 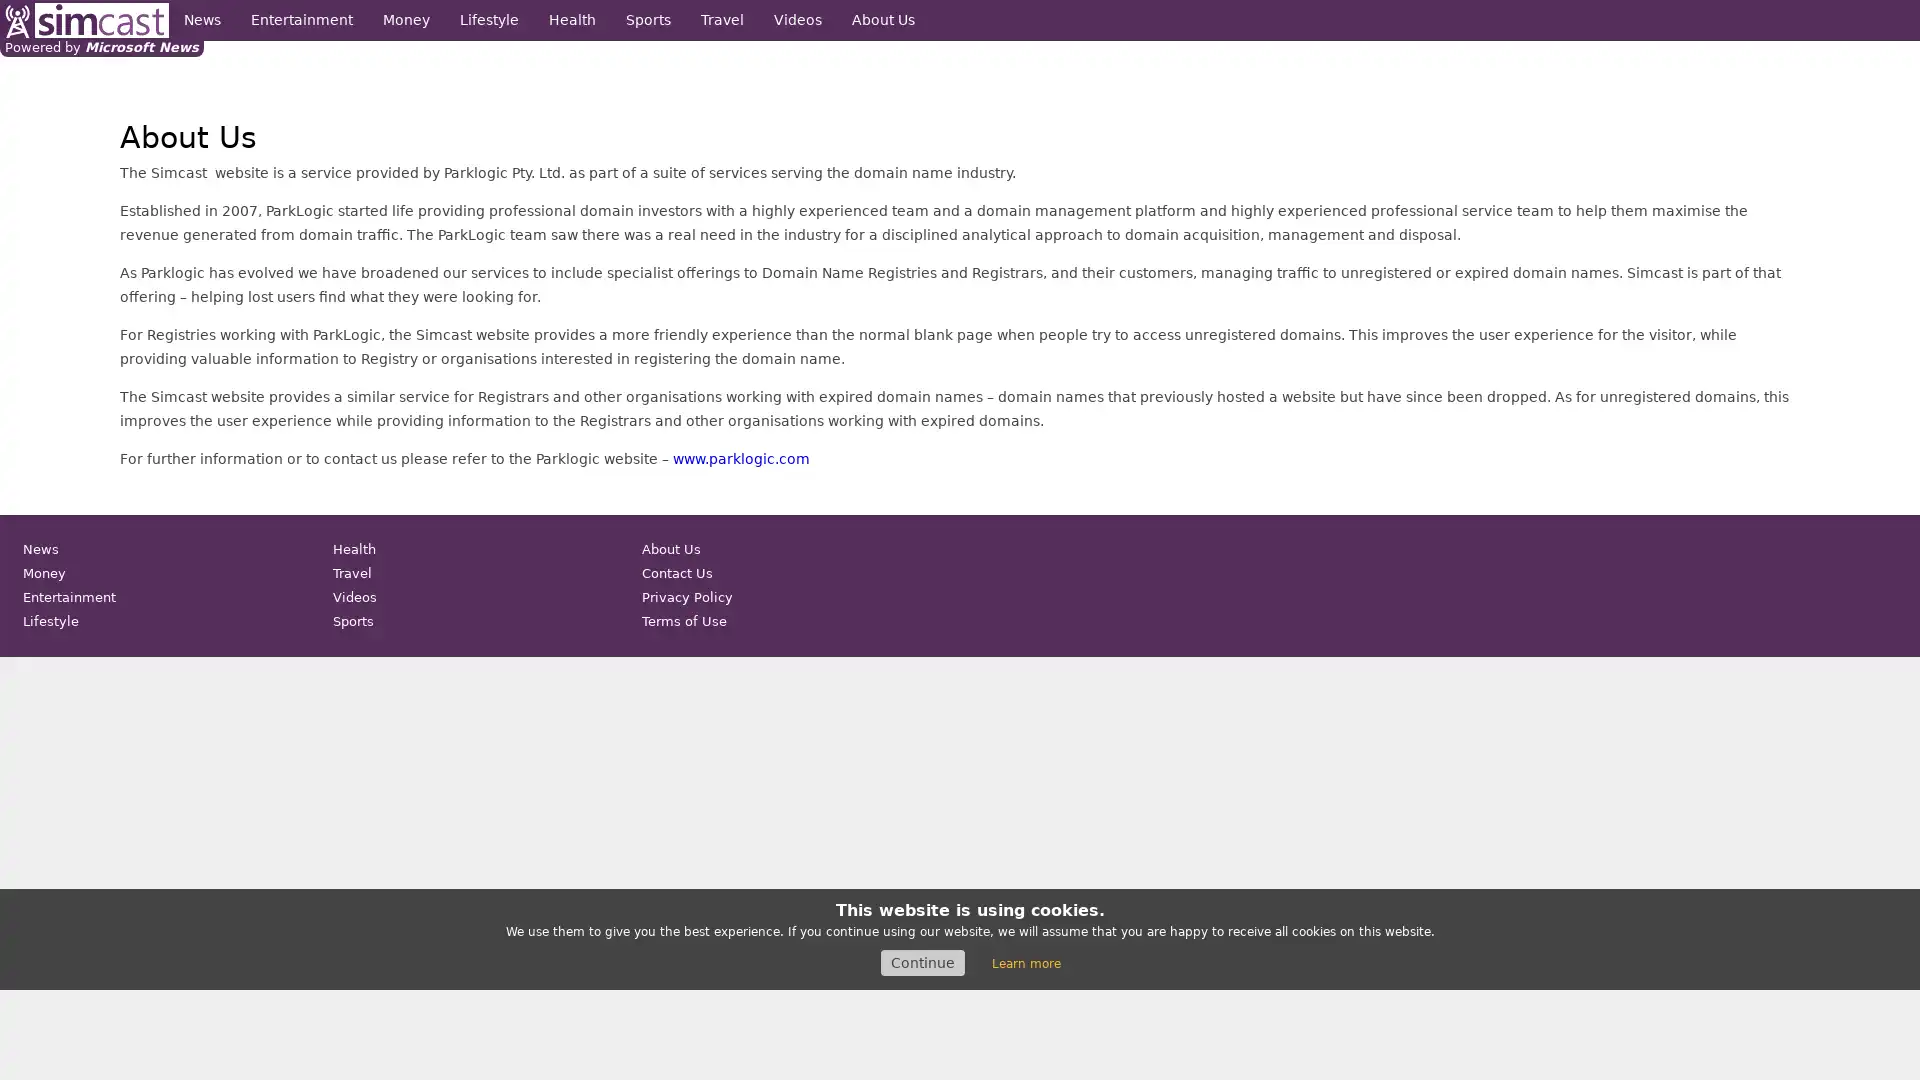 I want to click on Continue, so click(x=921, y=962).